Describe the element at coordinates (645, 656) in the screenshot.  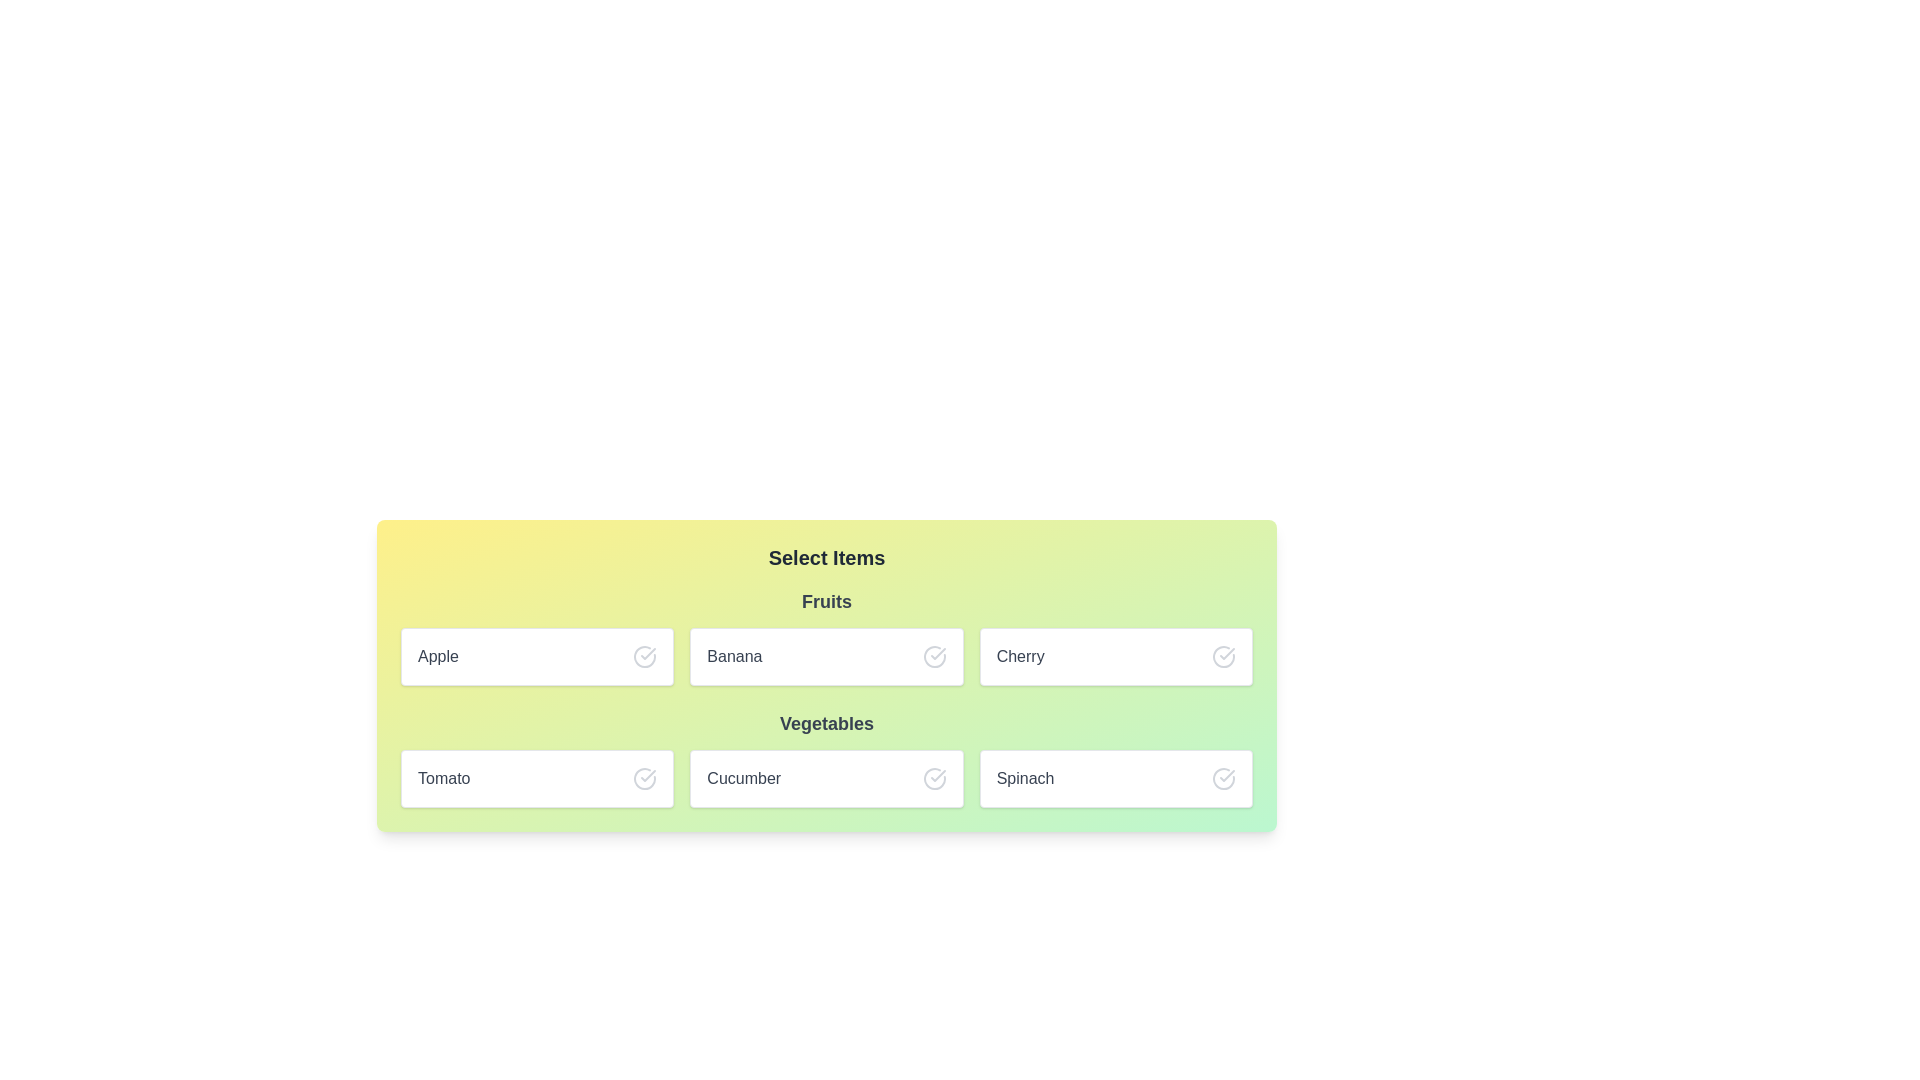
I see `the gray circle checkmark icon located to the right of the 'Apple' label in the top-left box of the 'Fruits' section within the 'Select Items' list interface` at that location.